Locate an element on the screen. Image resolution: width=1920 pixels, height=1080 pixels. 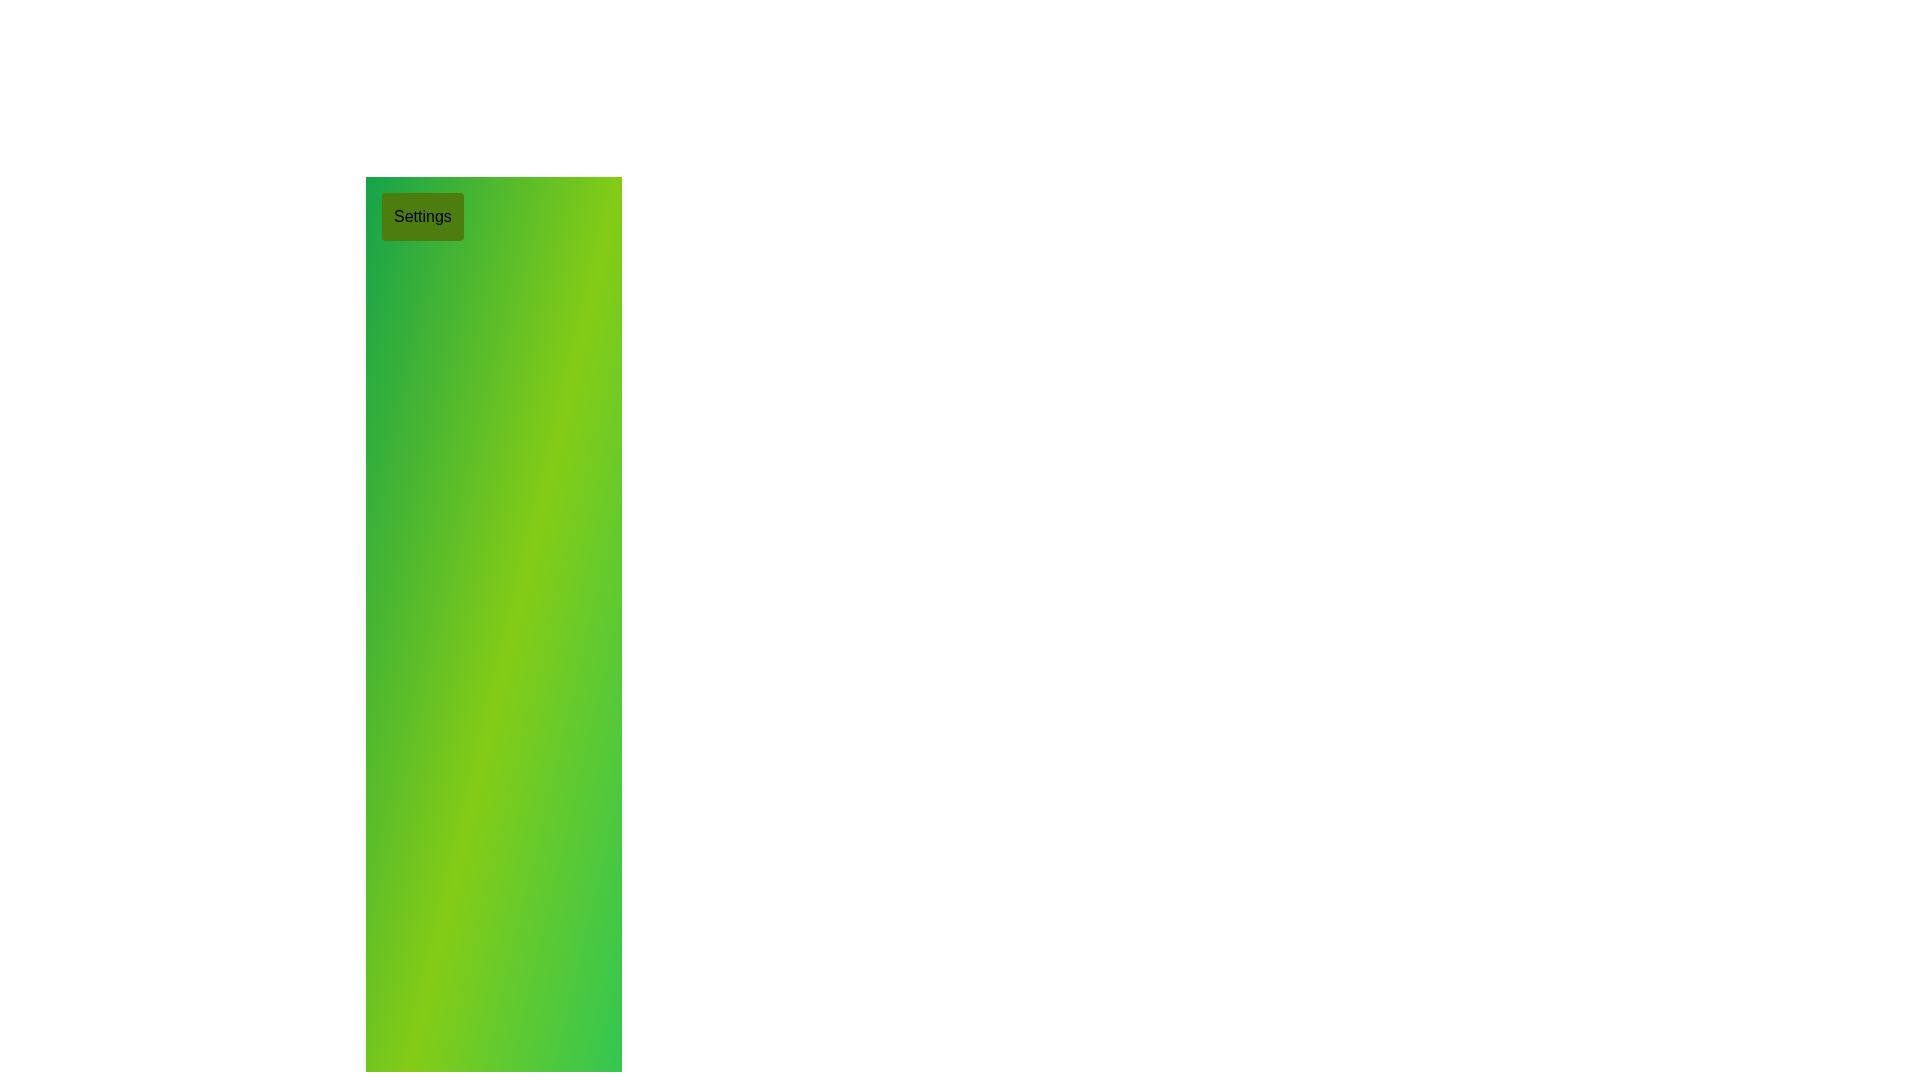
the 'Settings' button is located at coordinates (421, 216).